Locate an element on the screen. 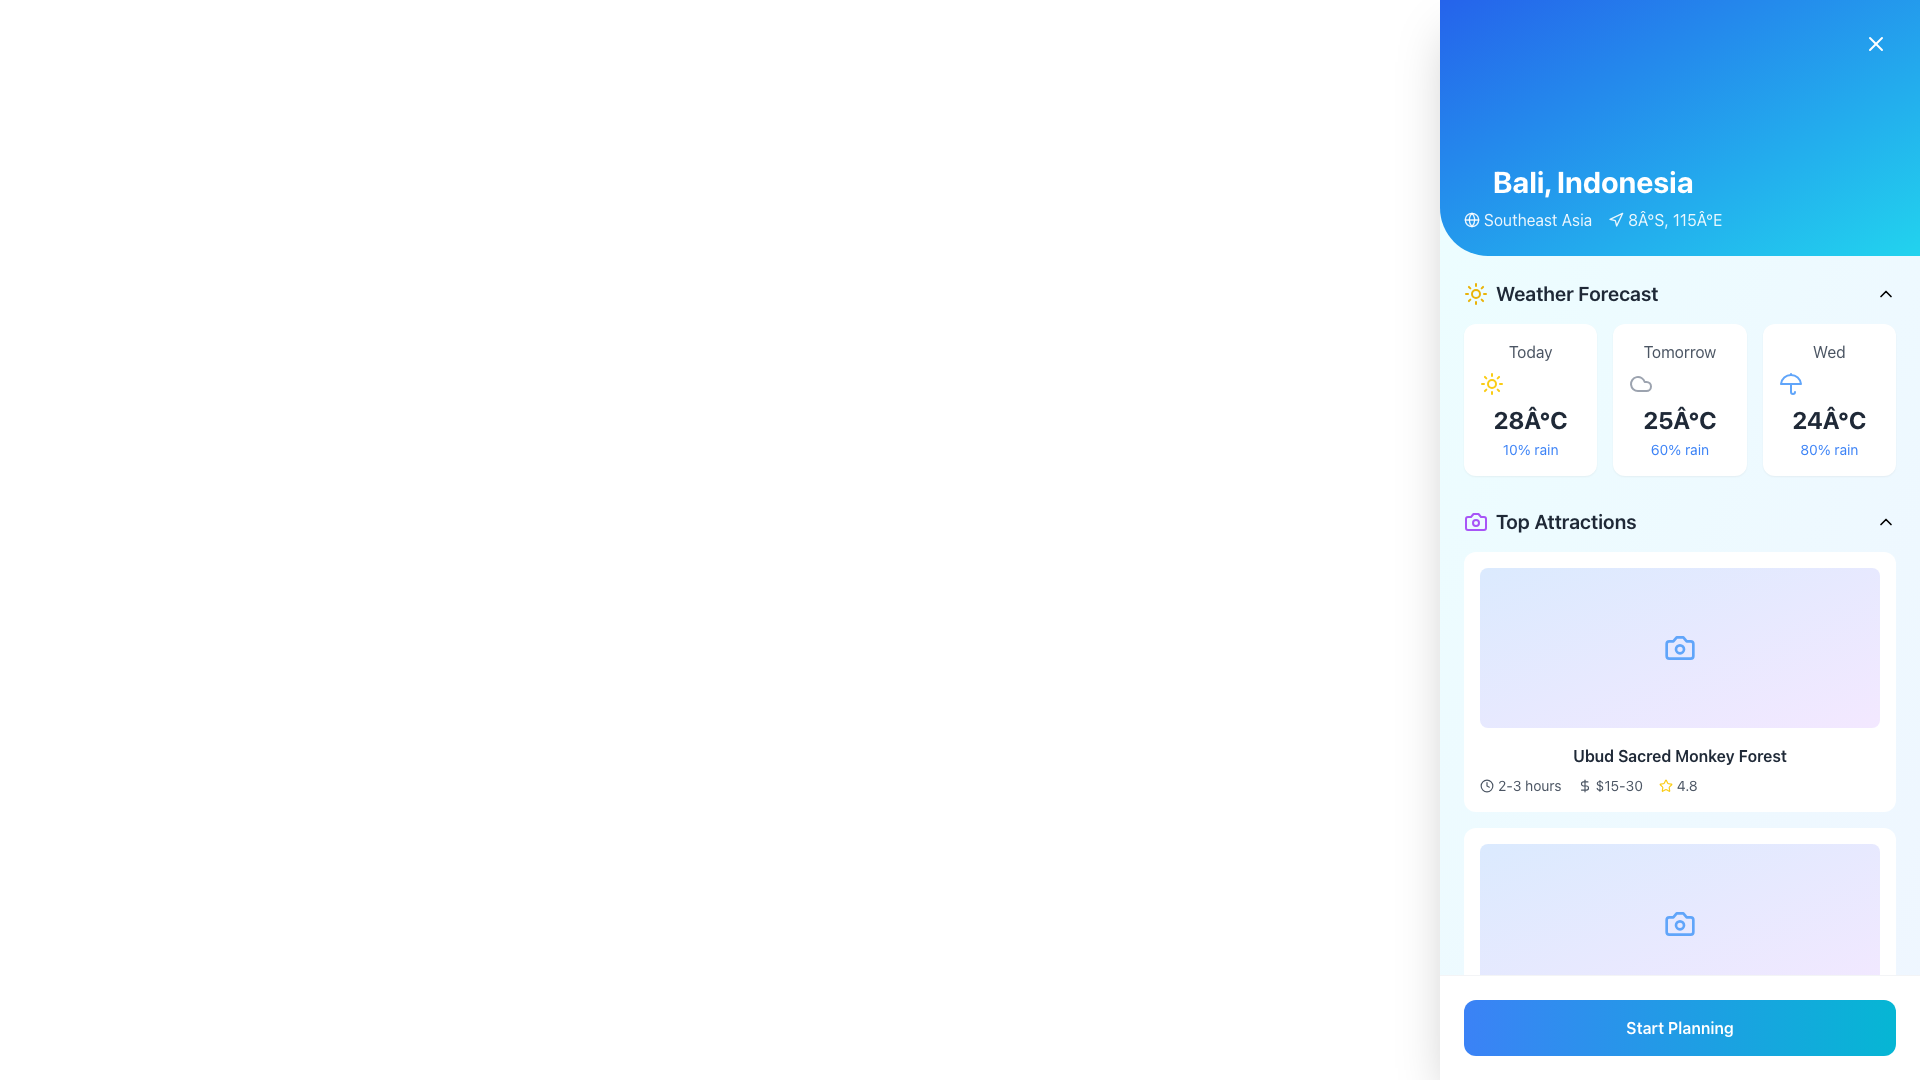 The image size is (1920, 1080). the photography icon within the 'Top Attractions' section, associated with the 'Ubud Sacred Monkey Forest' entry is located at coordinates (1680, 648).